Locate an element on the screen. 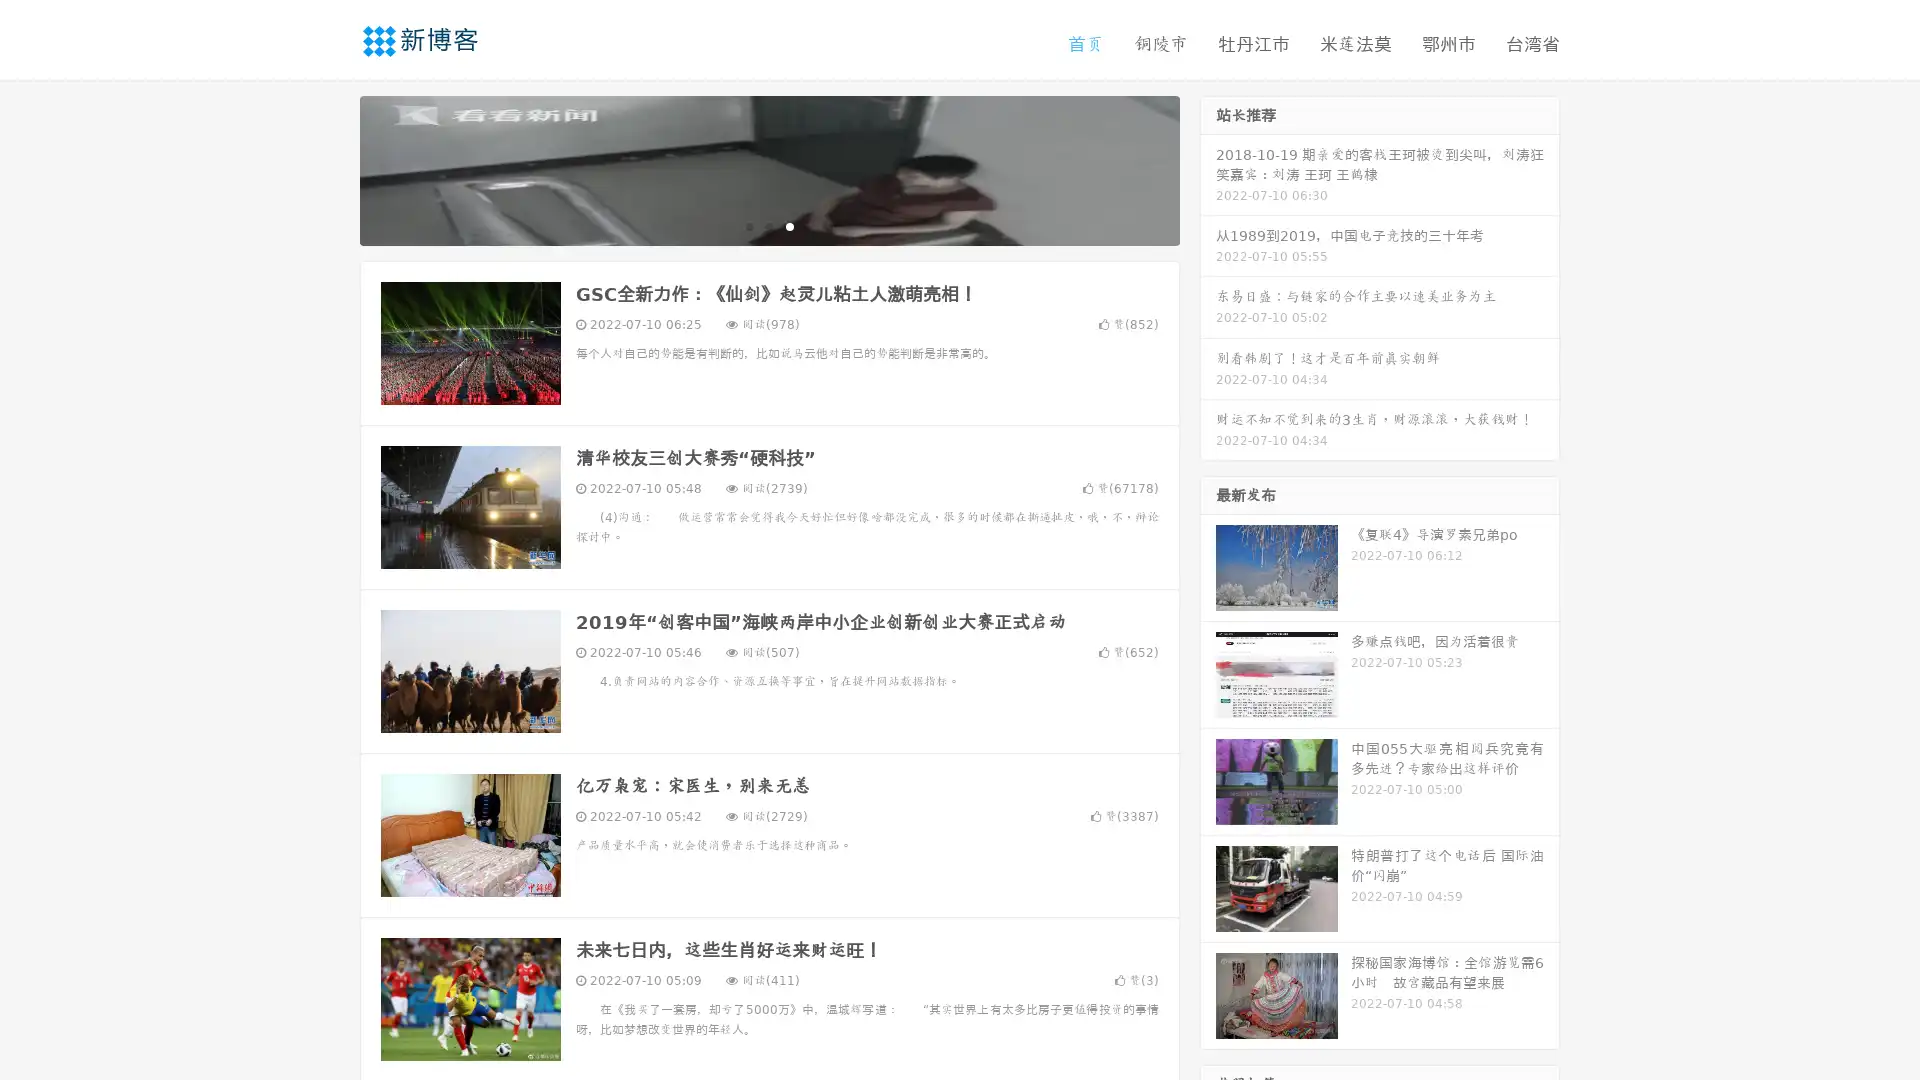 This screenshot has width=1920, height=1080. Go to slide 1 is located at coordinates (748, 225).